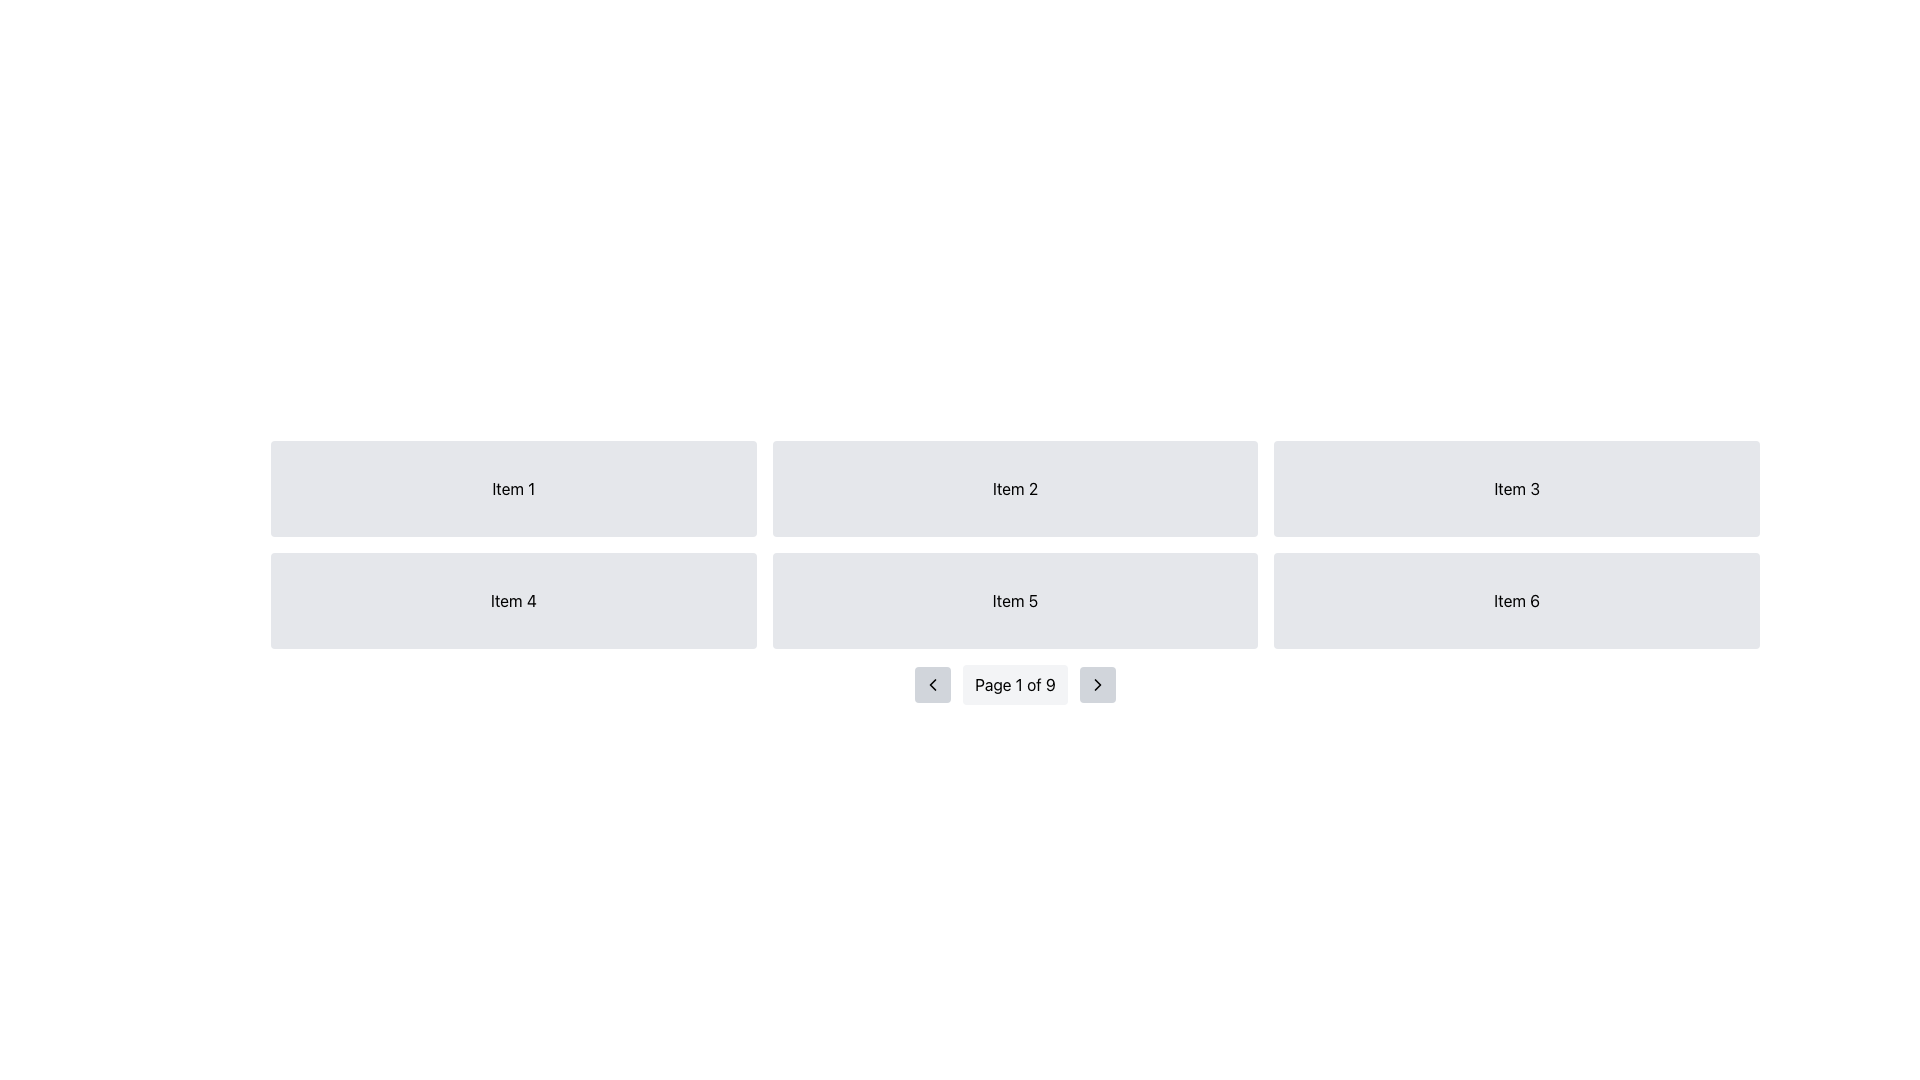  Describe the element at coordinates (932, 684) in the screenshot. I see `the left-facing chevron icon styled as a navigation arrow in the pagination control section` at that location.